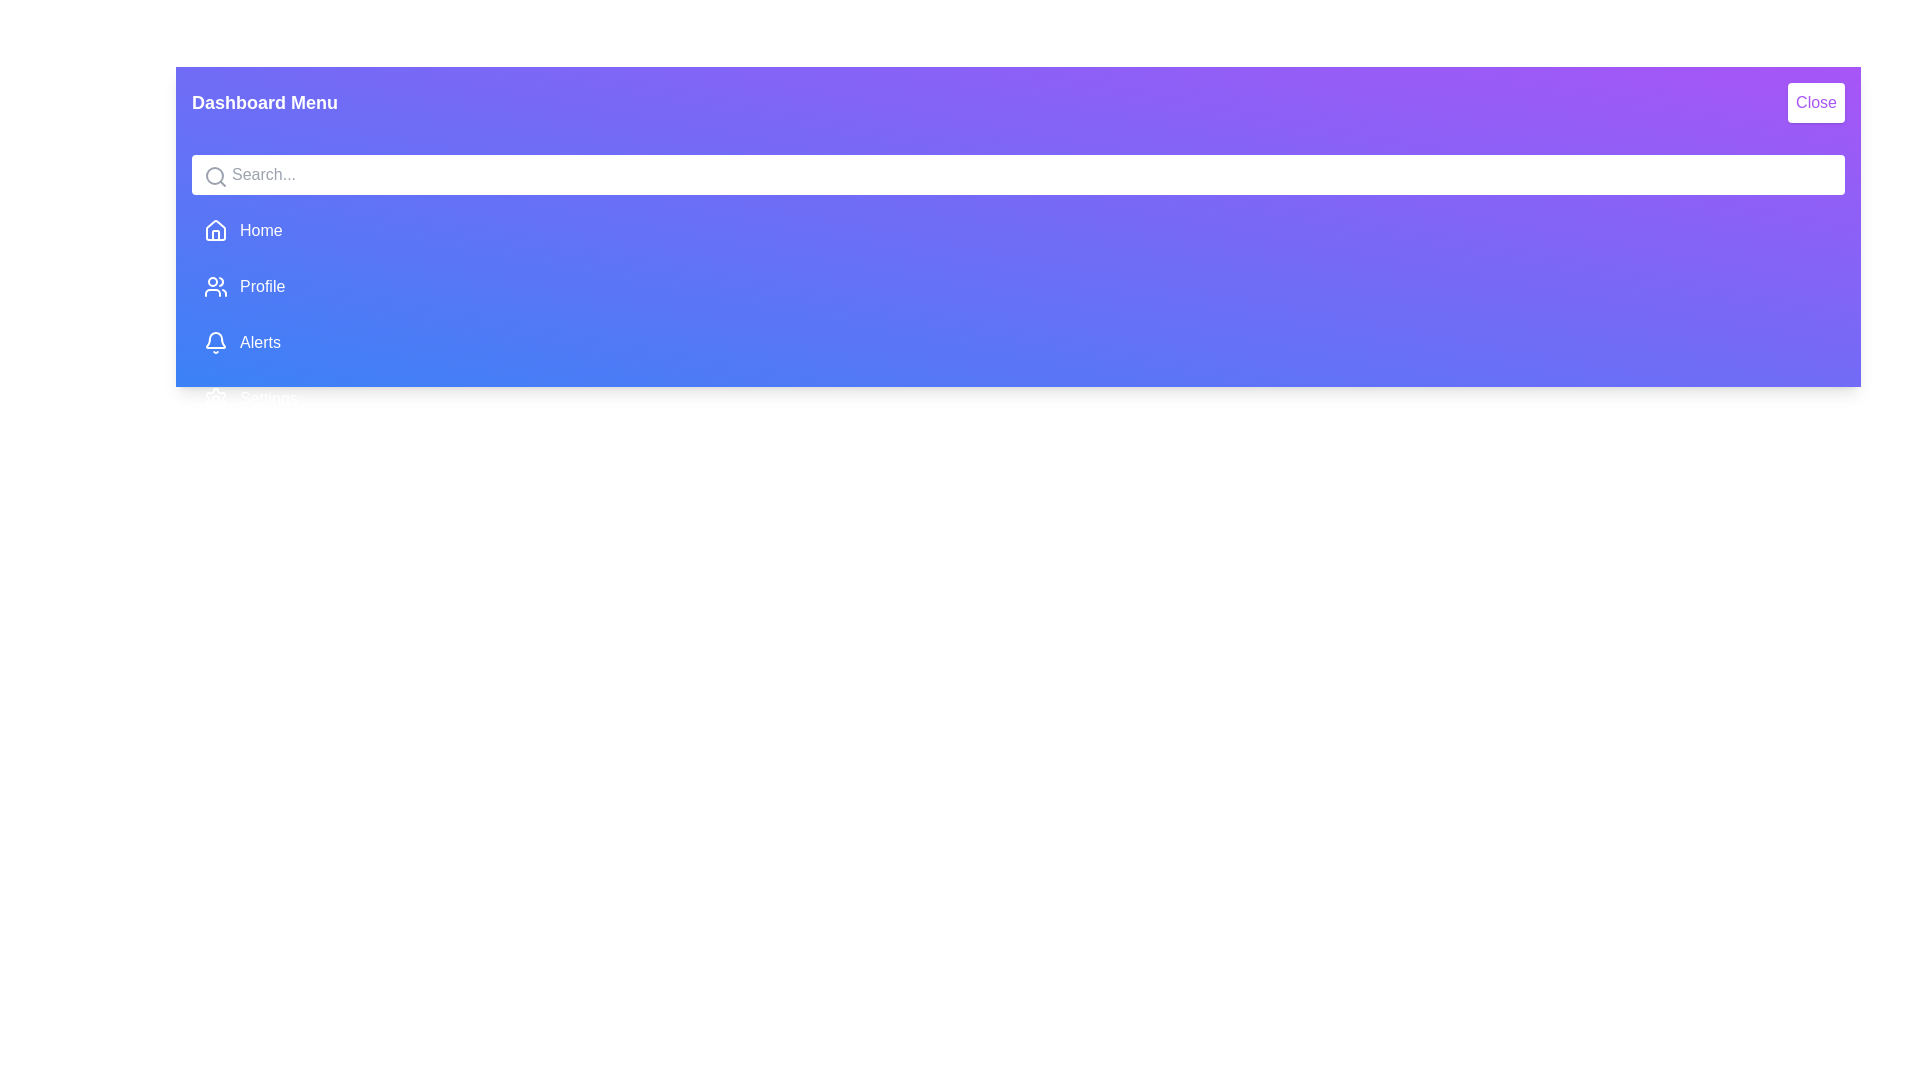 The height and width of the screenshot is (1080, 1920). Describe the element at coordinates (263, 103) in the screenshot. I see `the 'Dashboard Menu' text label, which is a bold white text on a gradient purple background, located near the top-left of the header` at that location.